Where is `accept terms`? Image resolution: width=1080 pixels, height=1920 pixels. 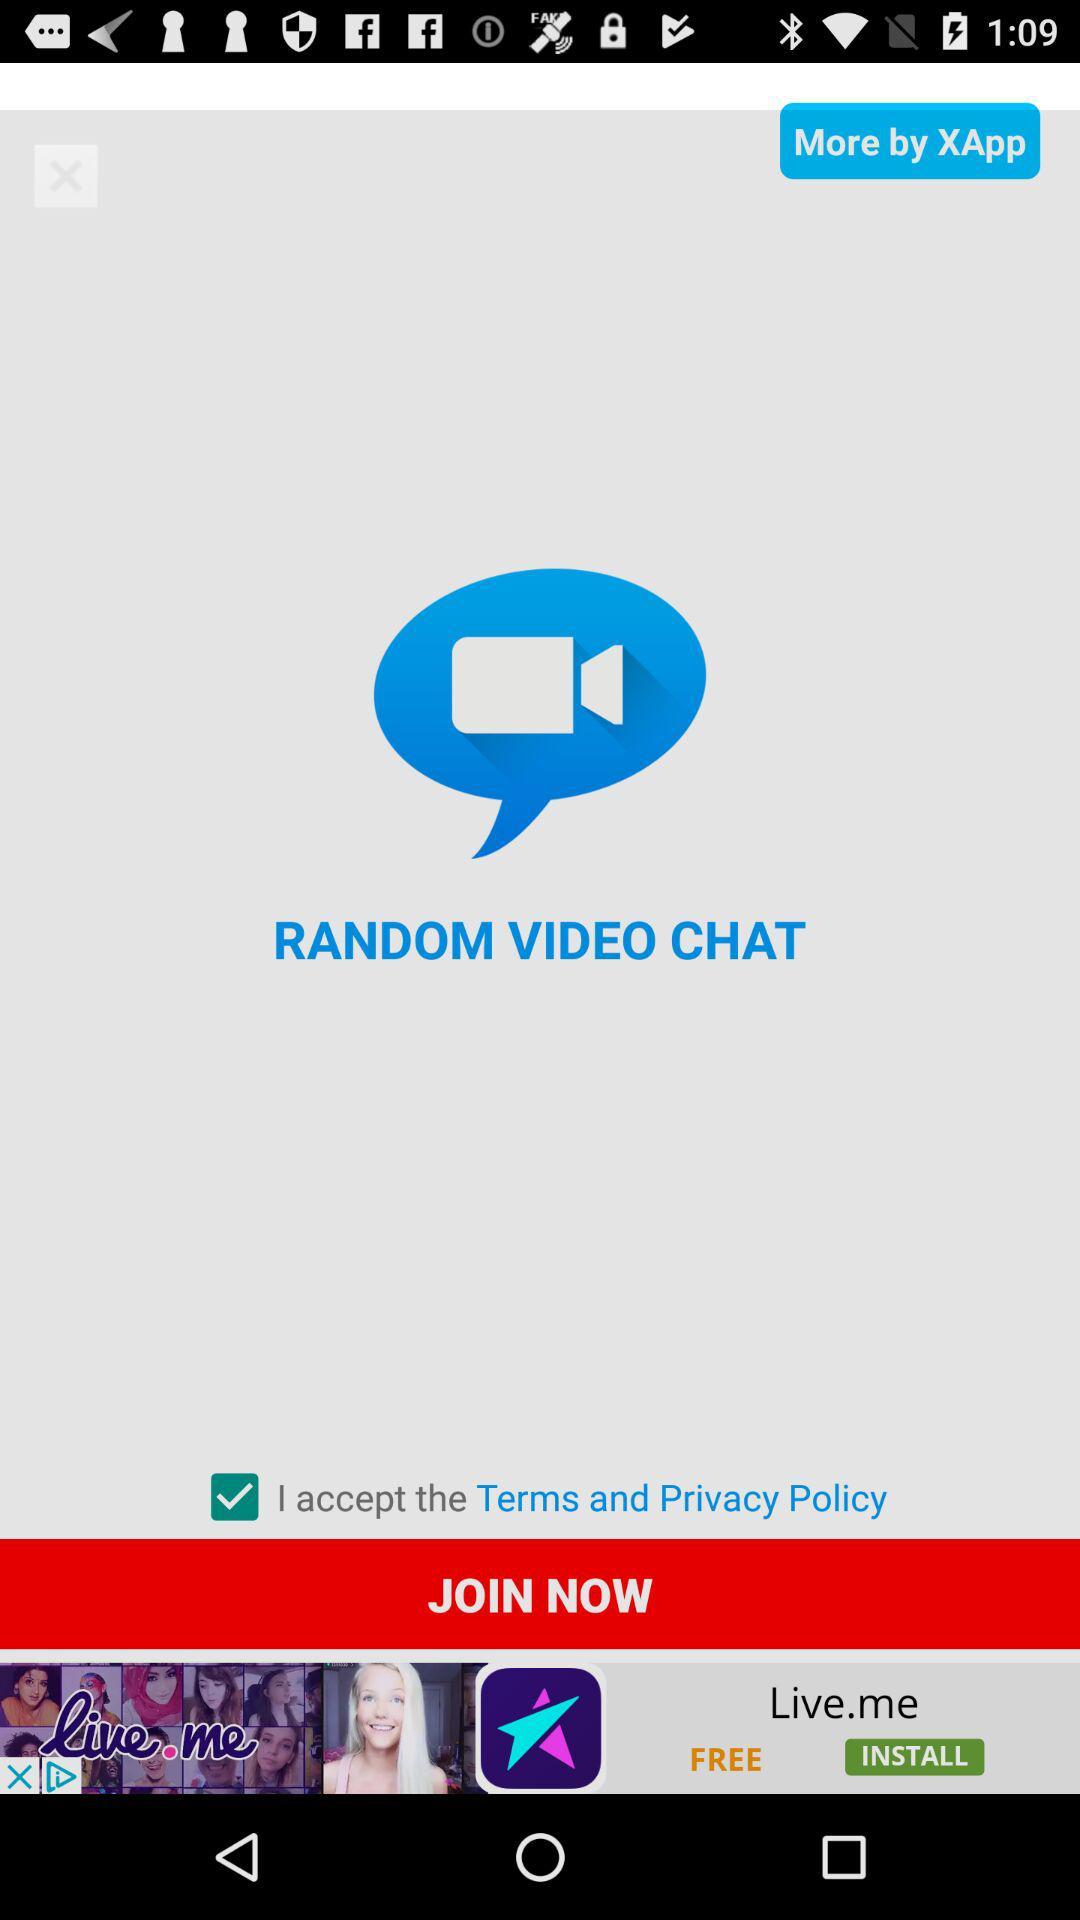 accept terms is located at coordinates (233, 1497).